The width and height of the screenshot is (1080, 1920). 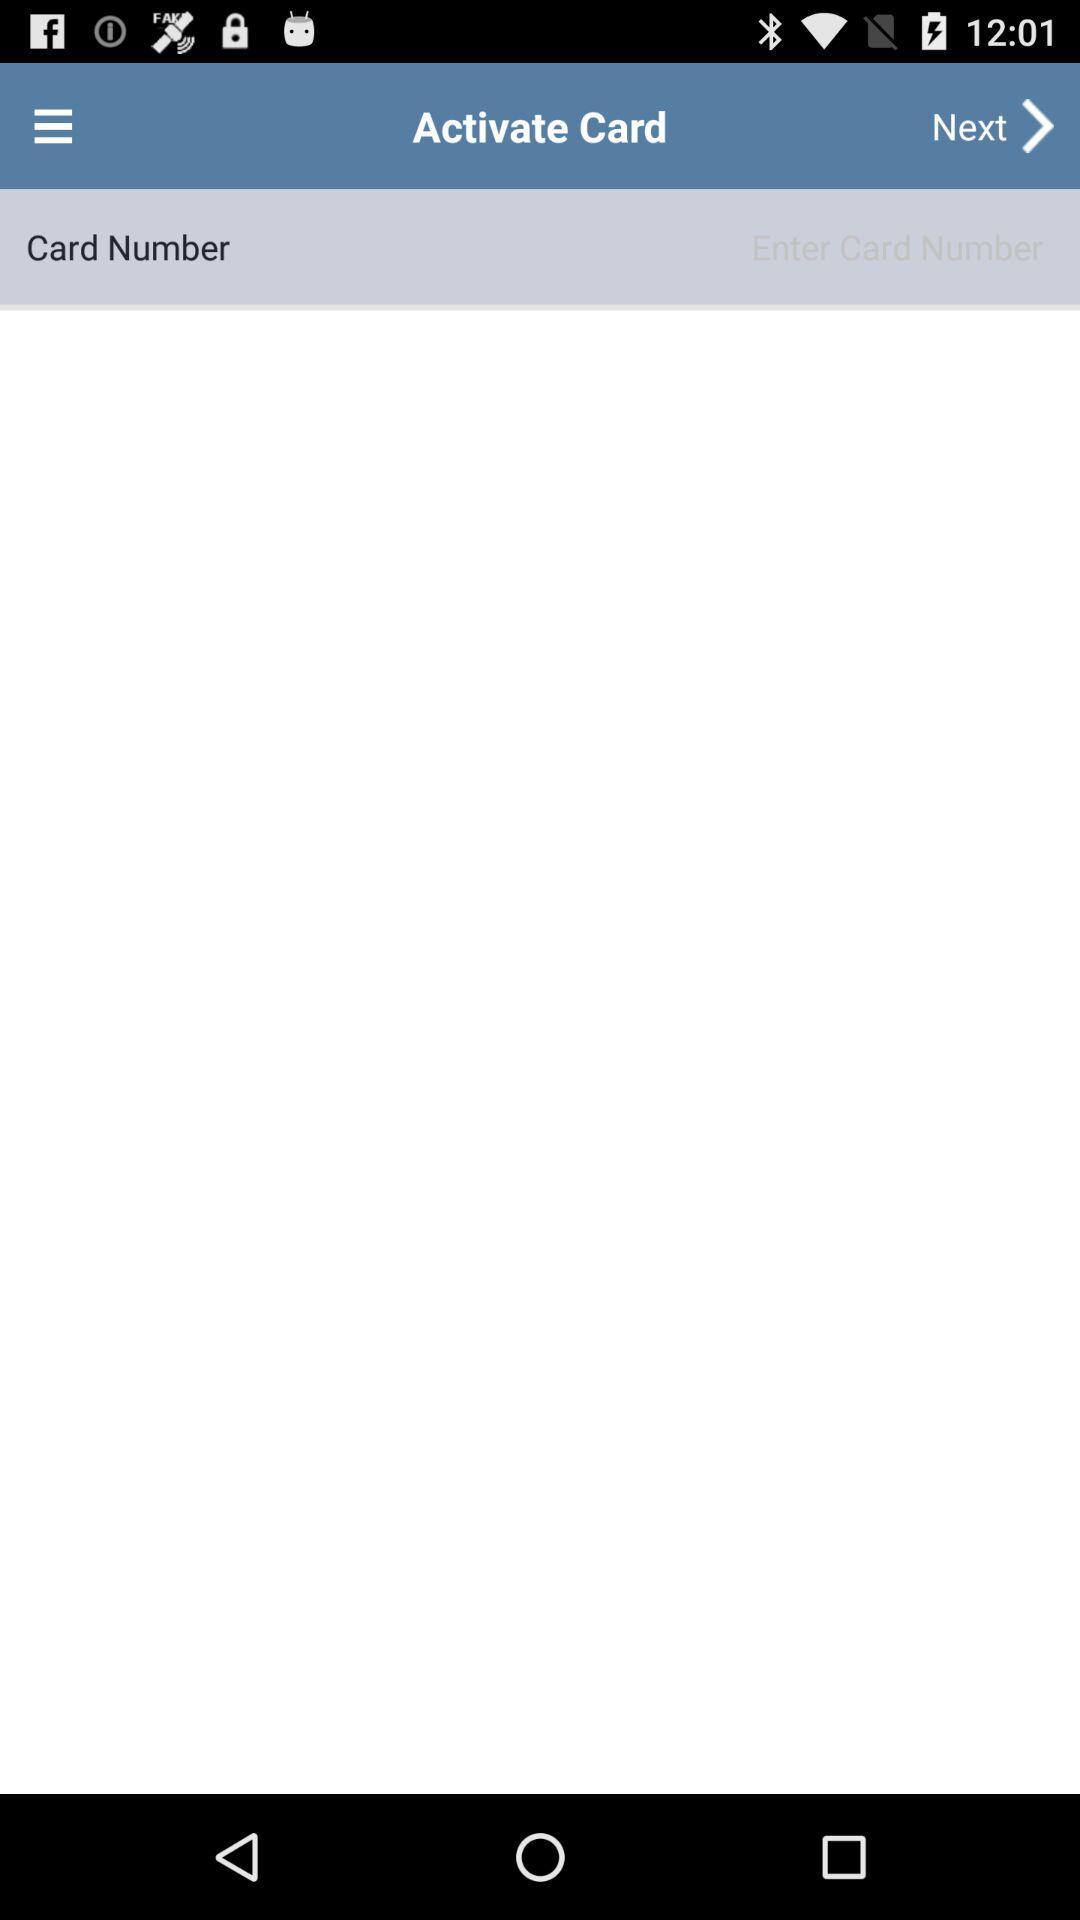 What do you see at coordinates (641, 245) in the screenshot?
I see `button below the next button` at bounding box center [641, 245].